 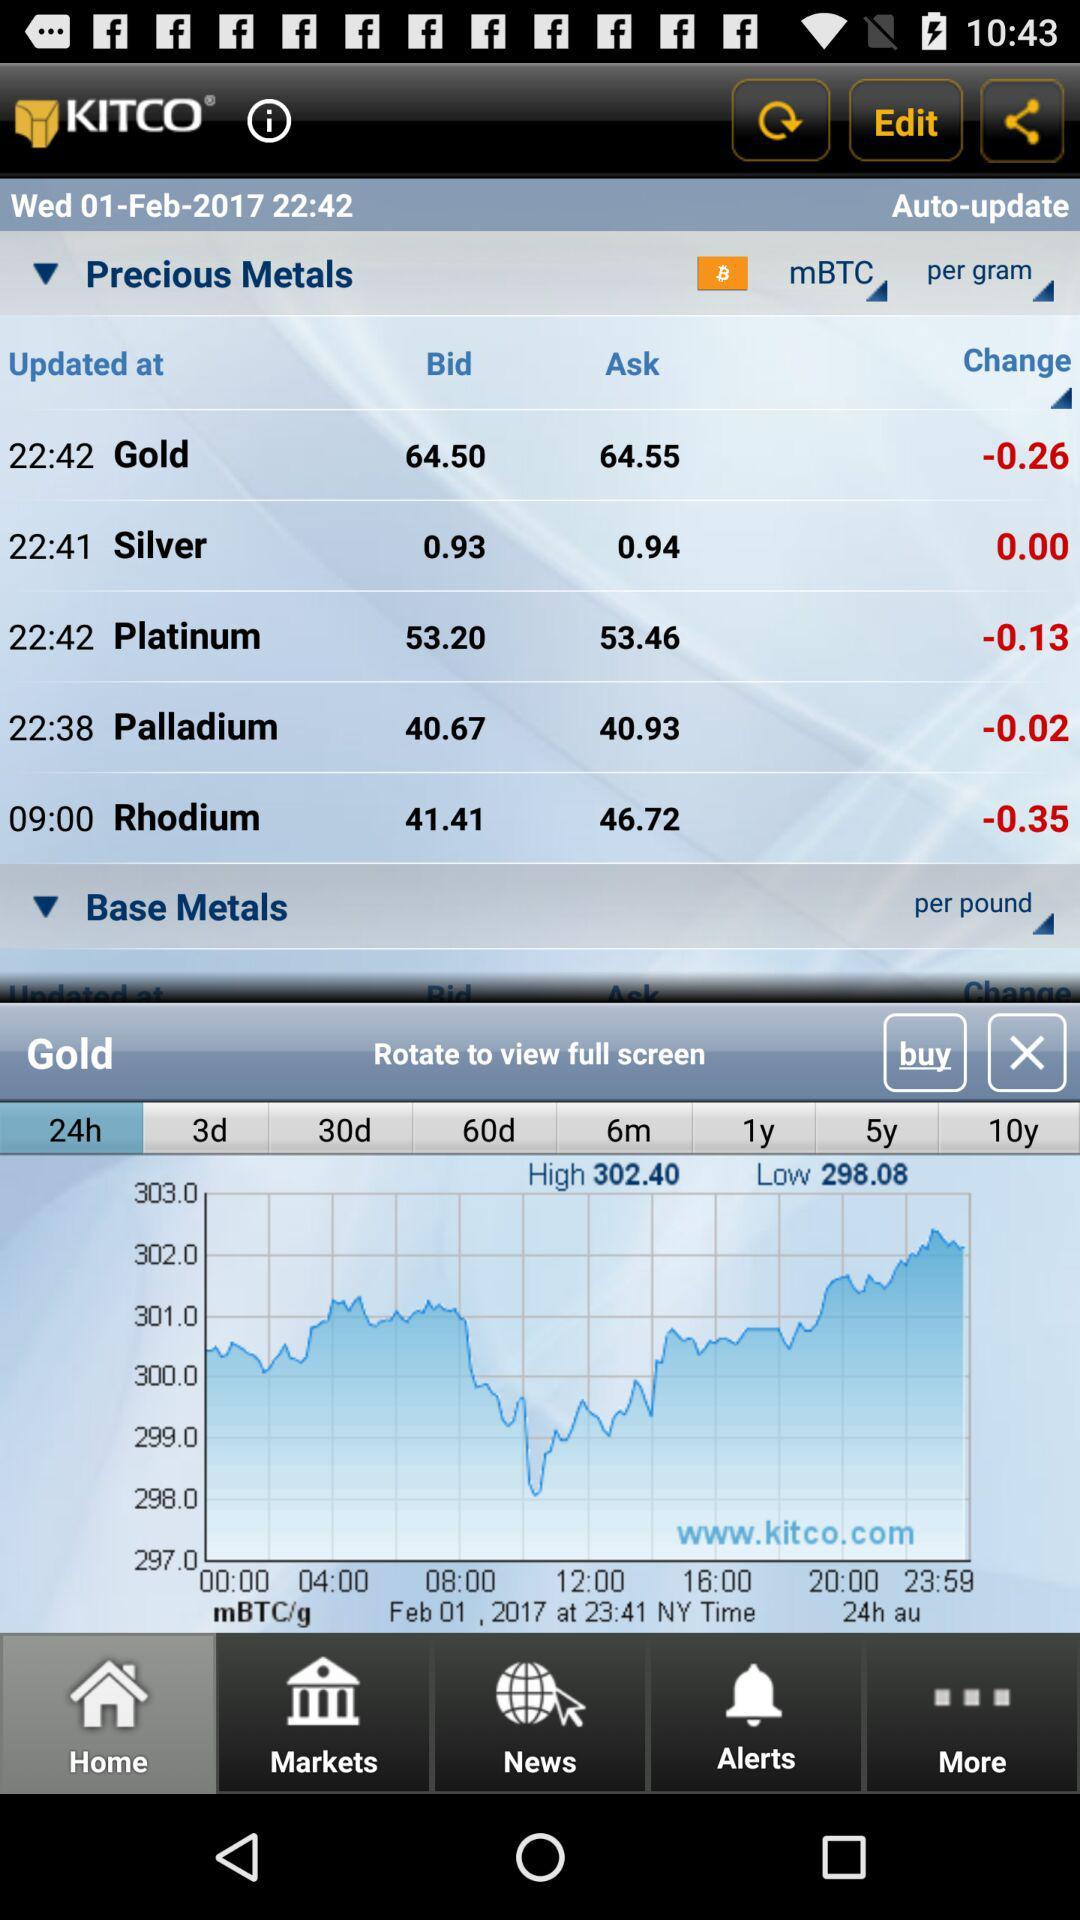 What do you see at coordinates (340, 1129) in the screenshot?
I see `the item to the right of the 3d radio button` at bounding box center [340, 1129].